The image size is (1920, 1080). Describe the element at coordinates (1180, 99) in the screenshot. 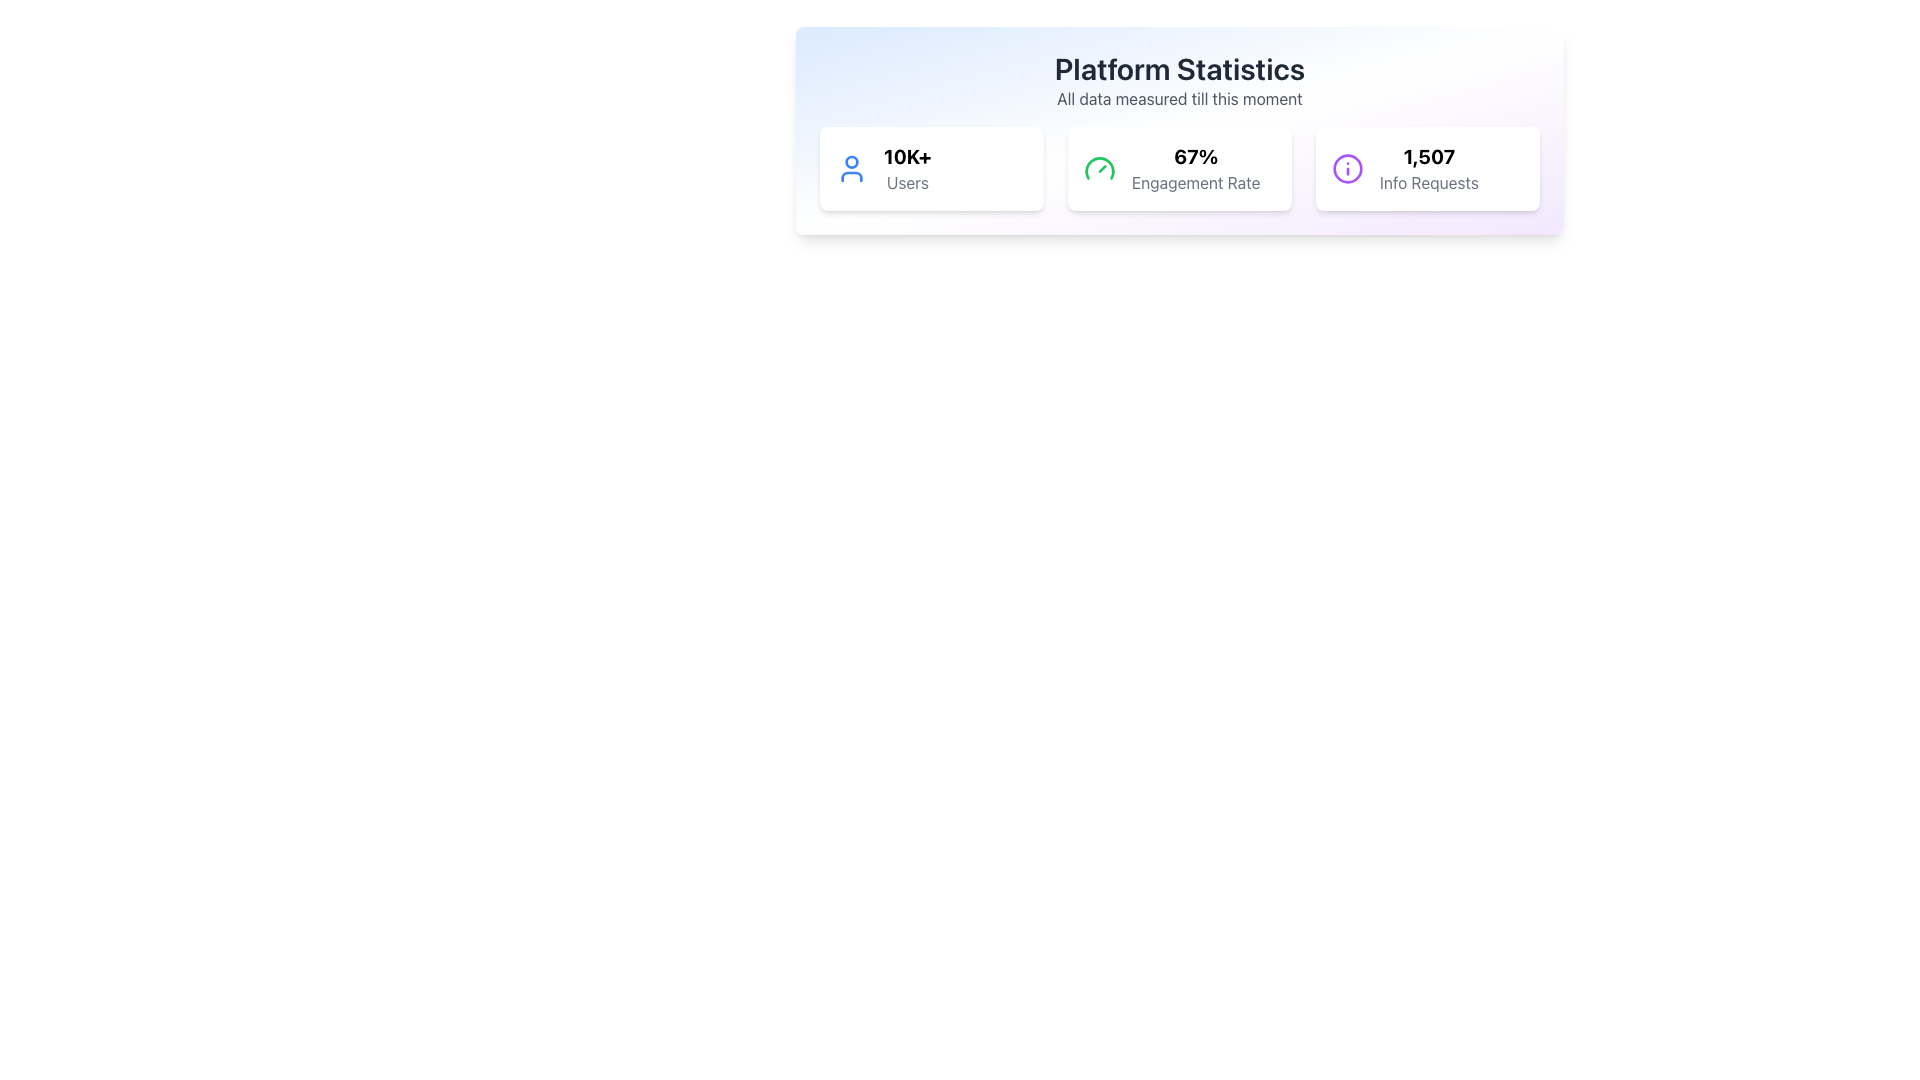

I see `the static text located immediately below the bold title 'Platform Statistics'` at that location.